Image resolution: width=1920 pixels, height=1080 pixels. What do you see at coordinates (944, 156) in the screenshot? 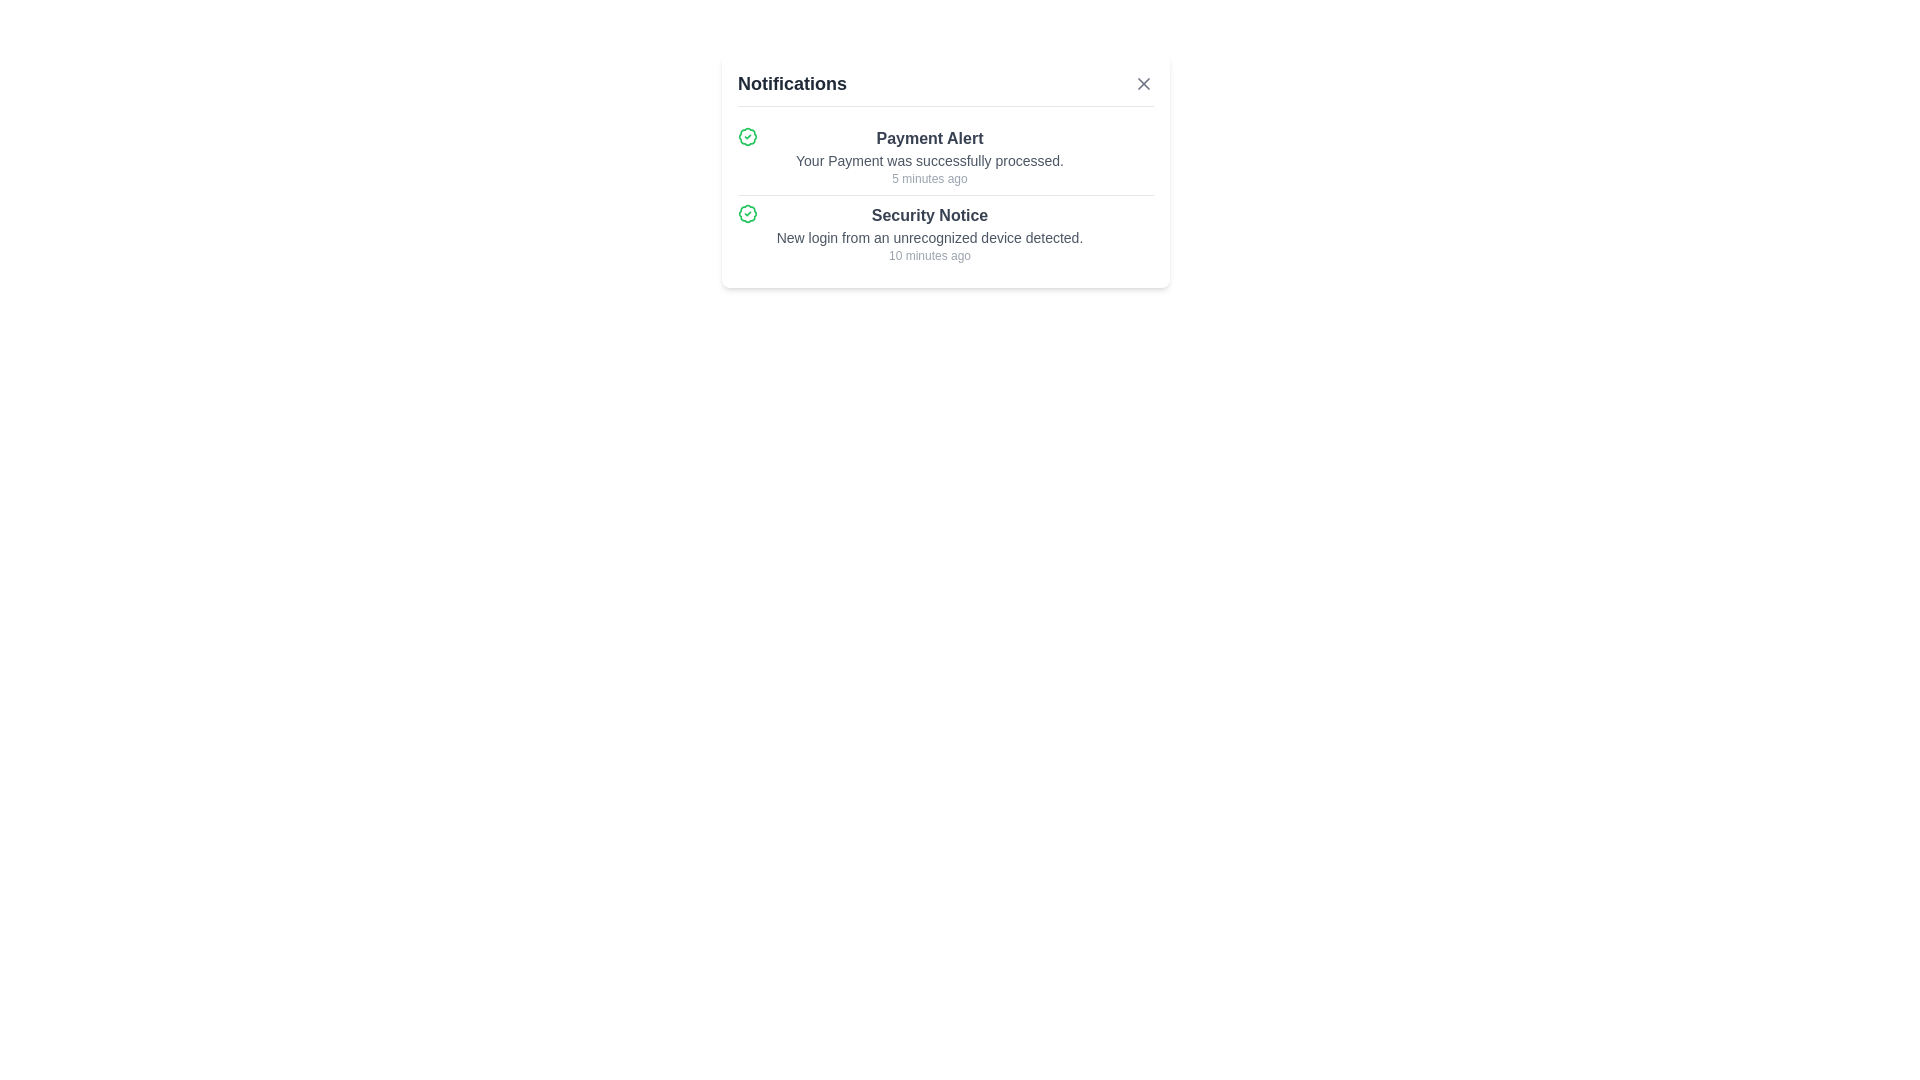
I see `the first notification item titled 'Payment Alert' to acknowledge or interact with it` at bounding box center [944, 156].